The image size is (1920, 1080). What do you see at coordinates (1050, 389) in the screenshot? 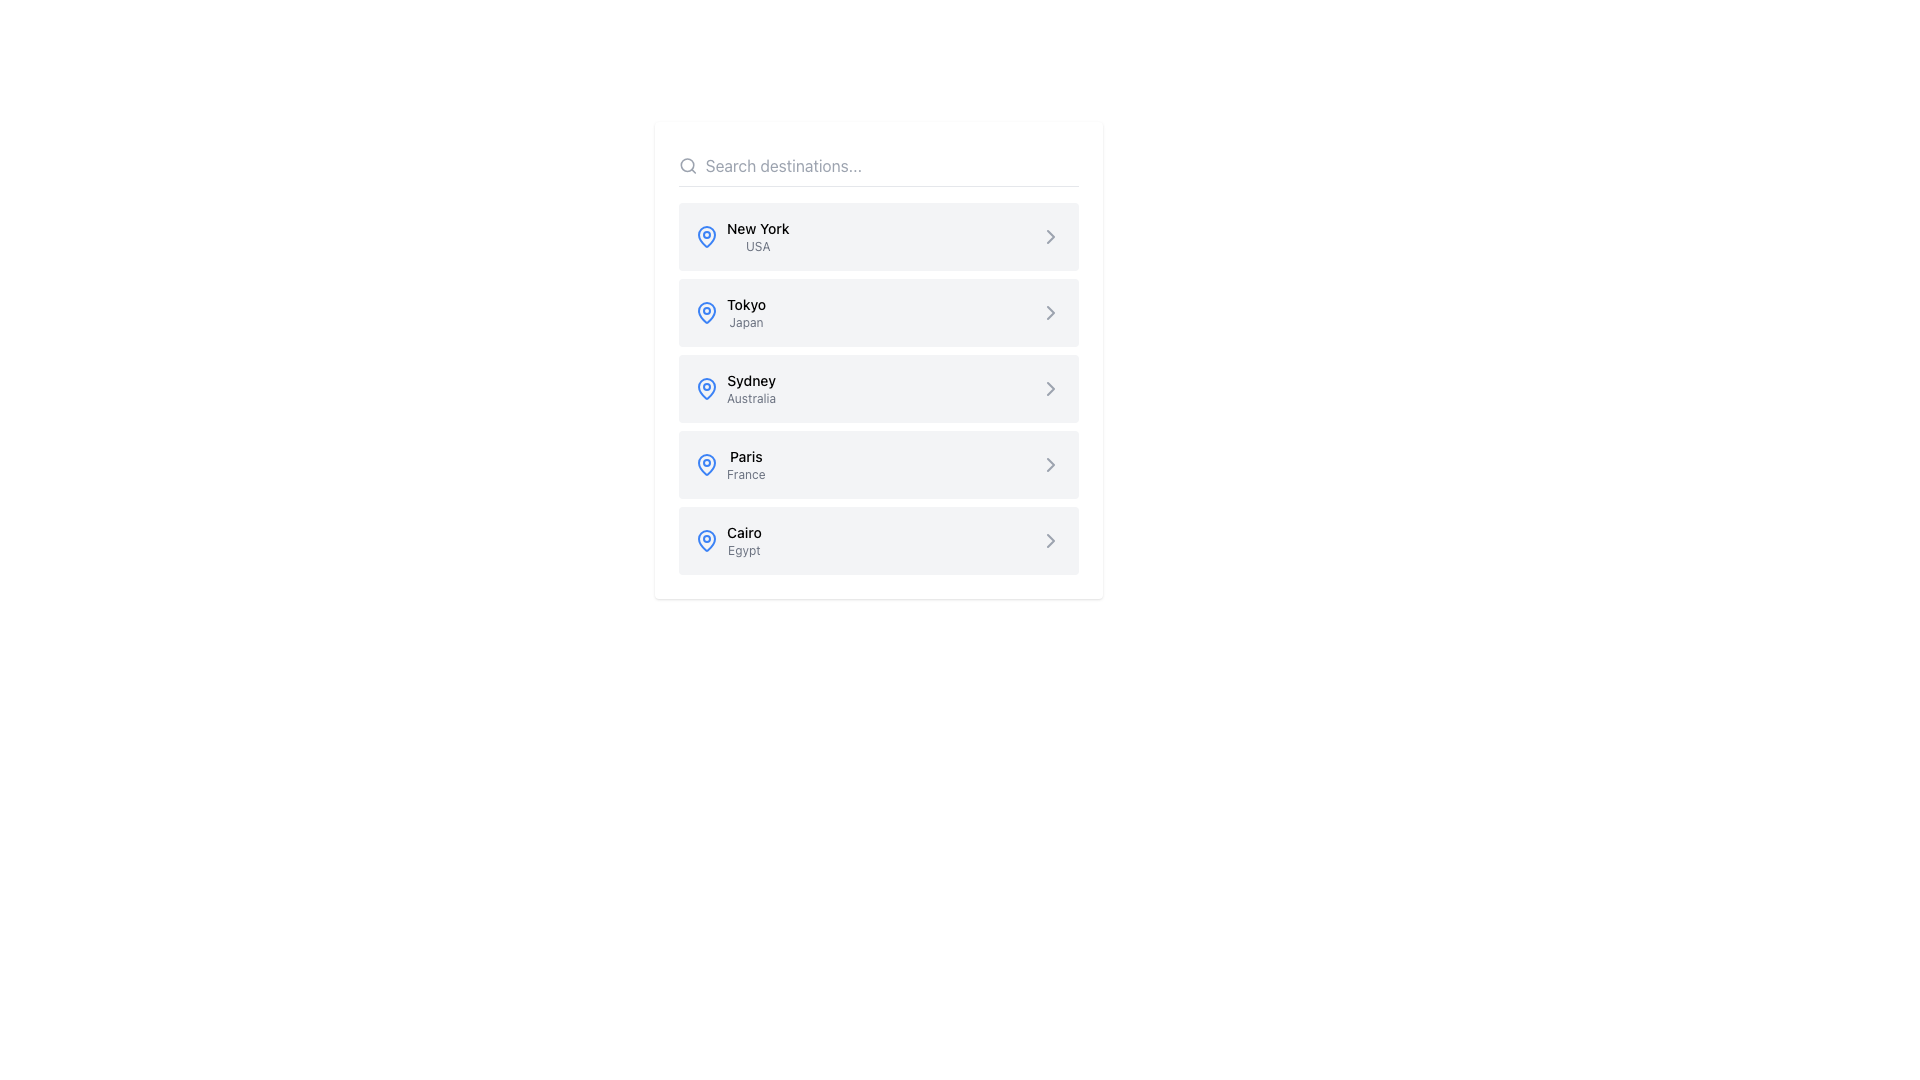
I see `the small gray arrow icon located at the far-right end of the row labeled 'Sydney' and 'Australia'` at bounding box center [1050, 389].